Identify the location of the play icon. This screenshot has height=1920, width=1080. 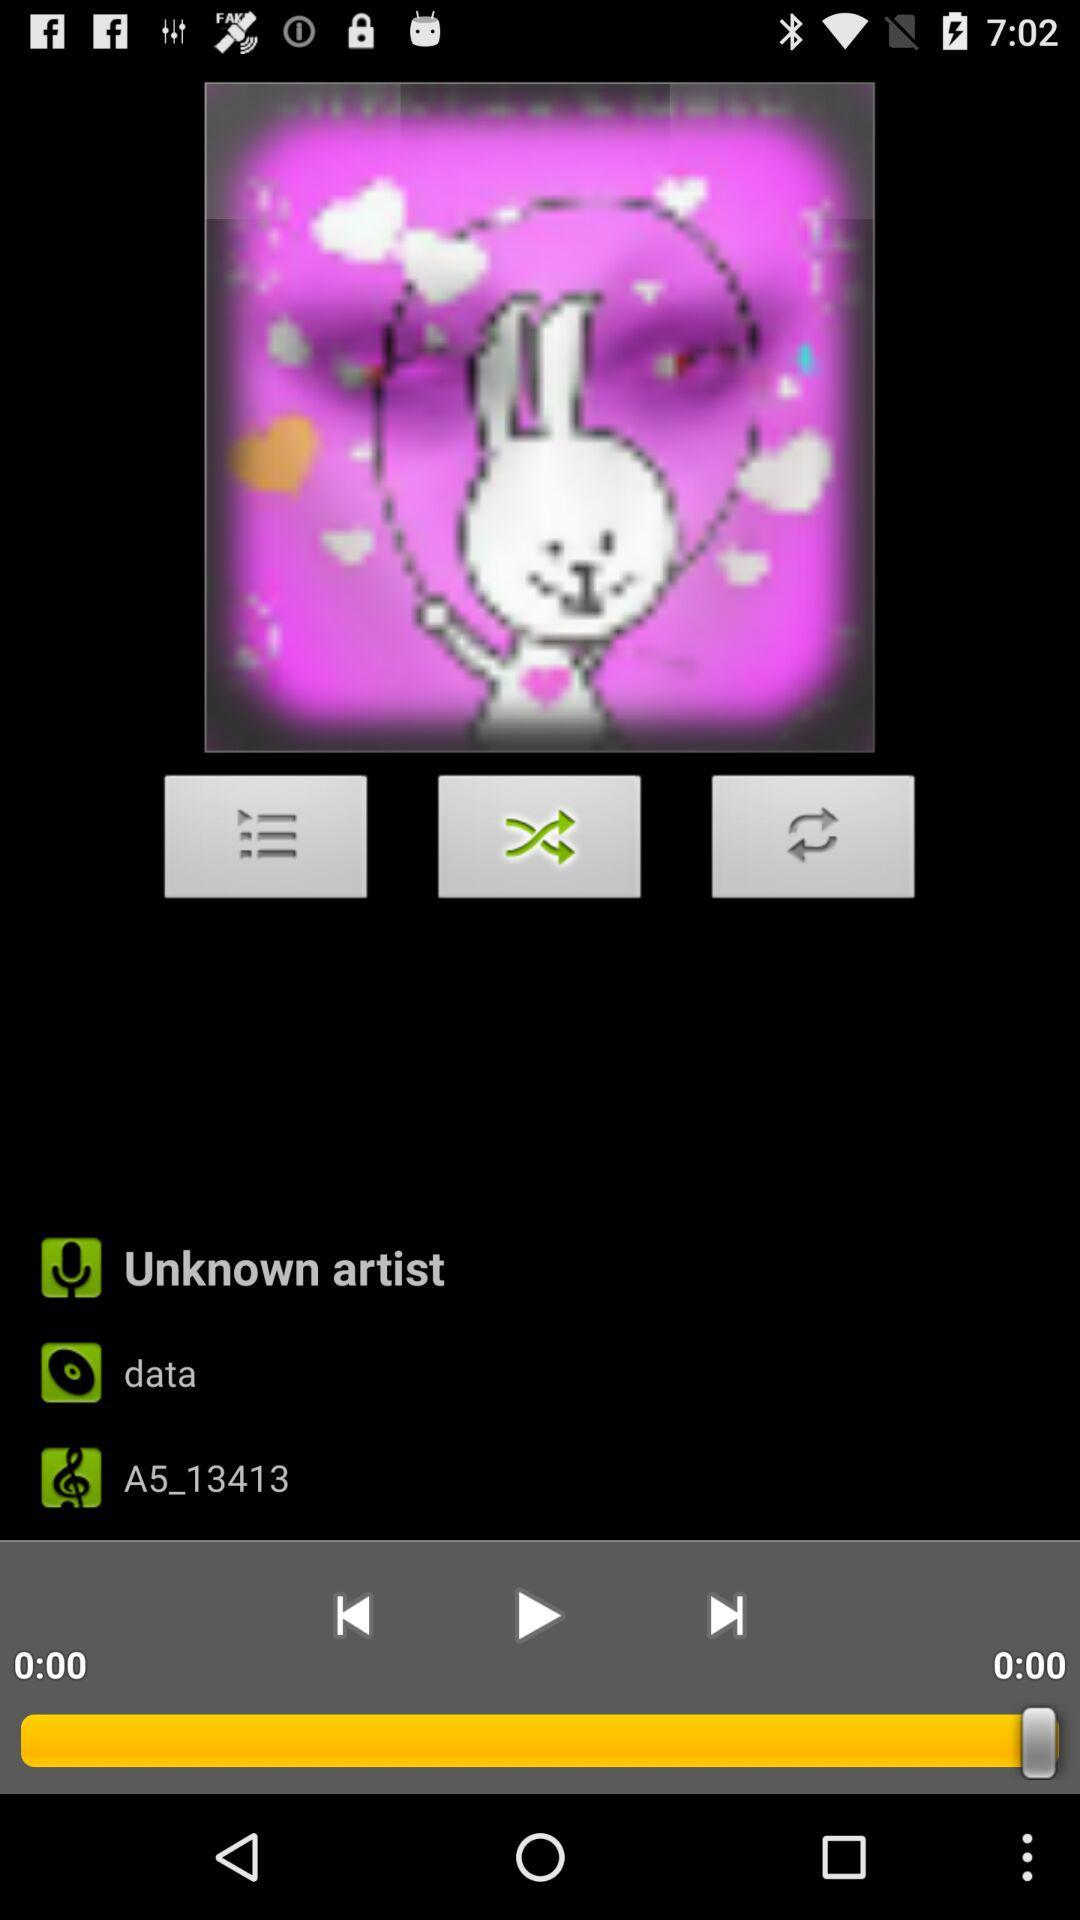
(538, 1727).